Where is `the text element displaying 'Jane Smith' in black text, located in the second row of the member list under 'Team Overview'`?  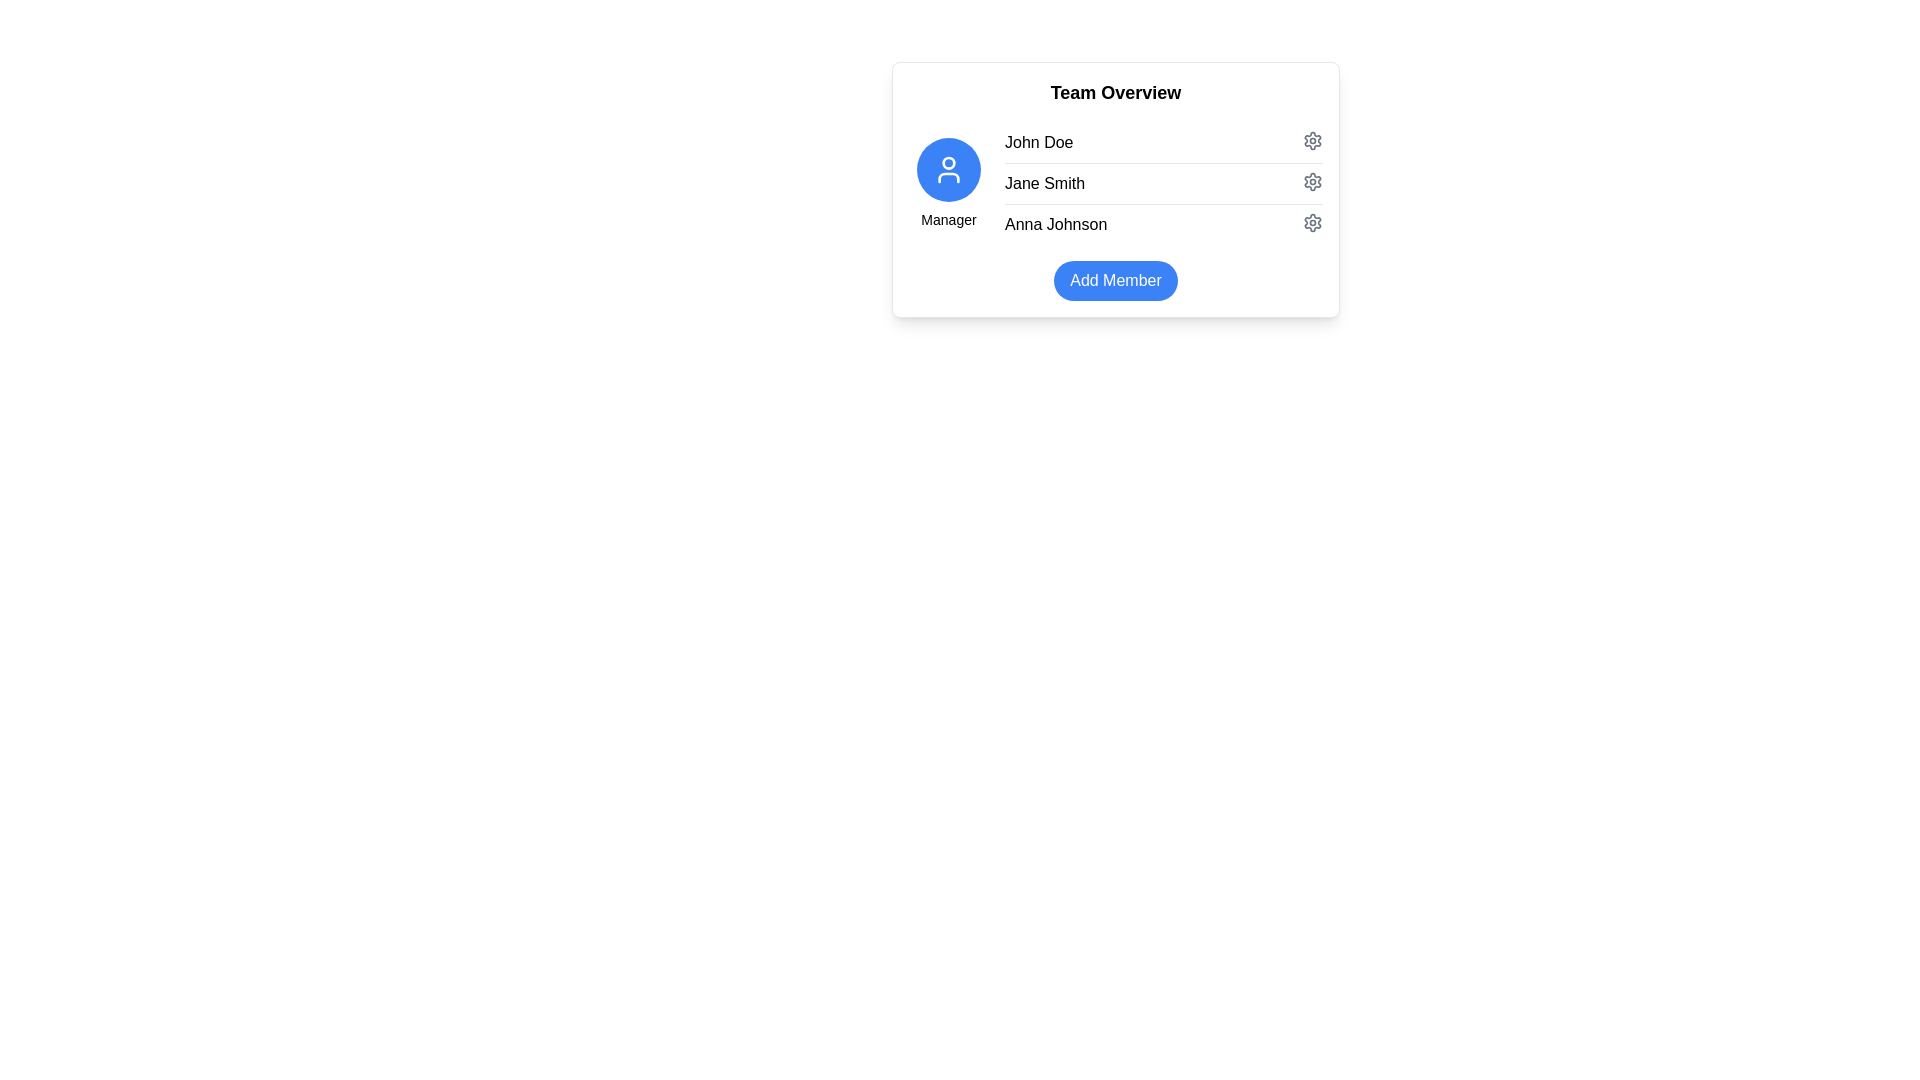
the text element displaying 'Jane Smith' in black text, located in the second row of the member list under 'Team Overview' is located at coordinates (1044, 184).